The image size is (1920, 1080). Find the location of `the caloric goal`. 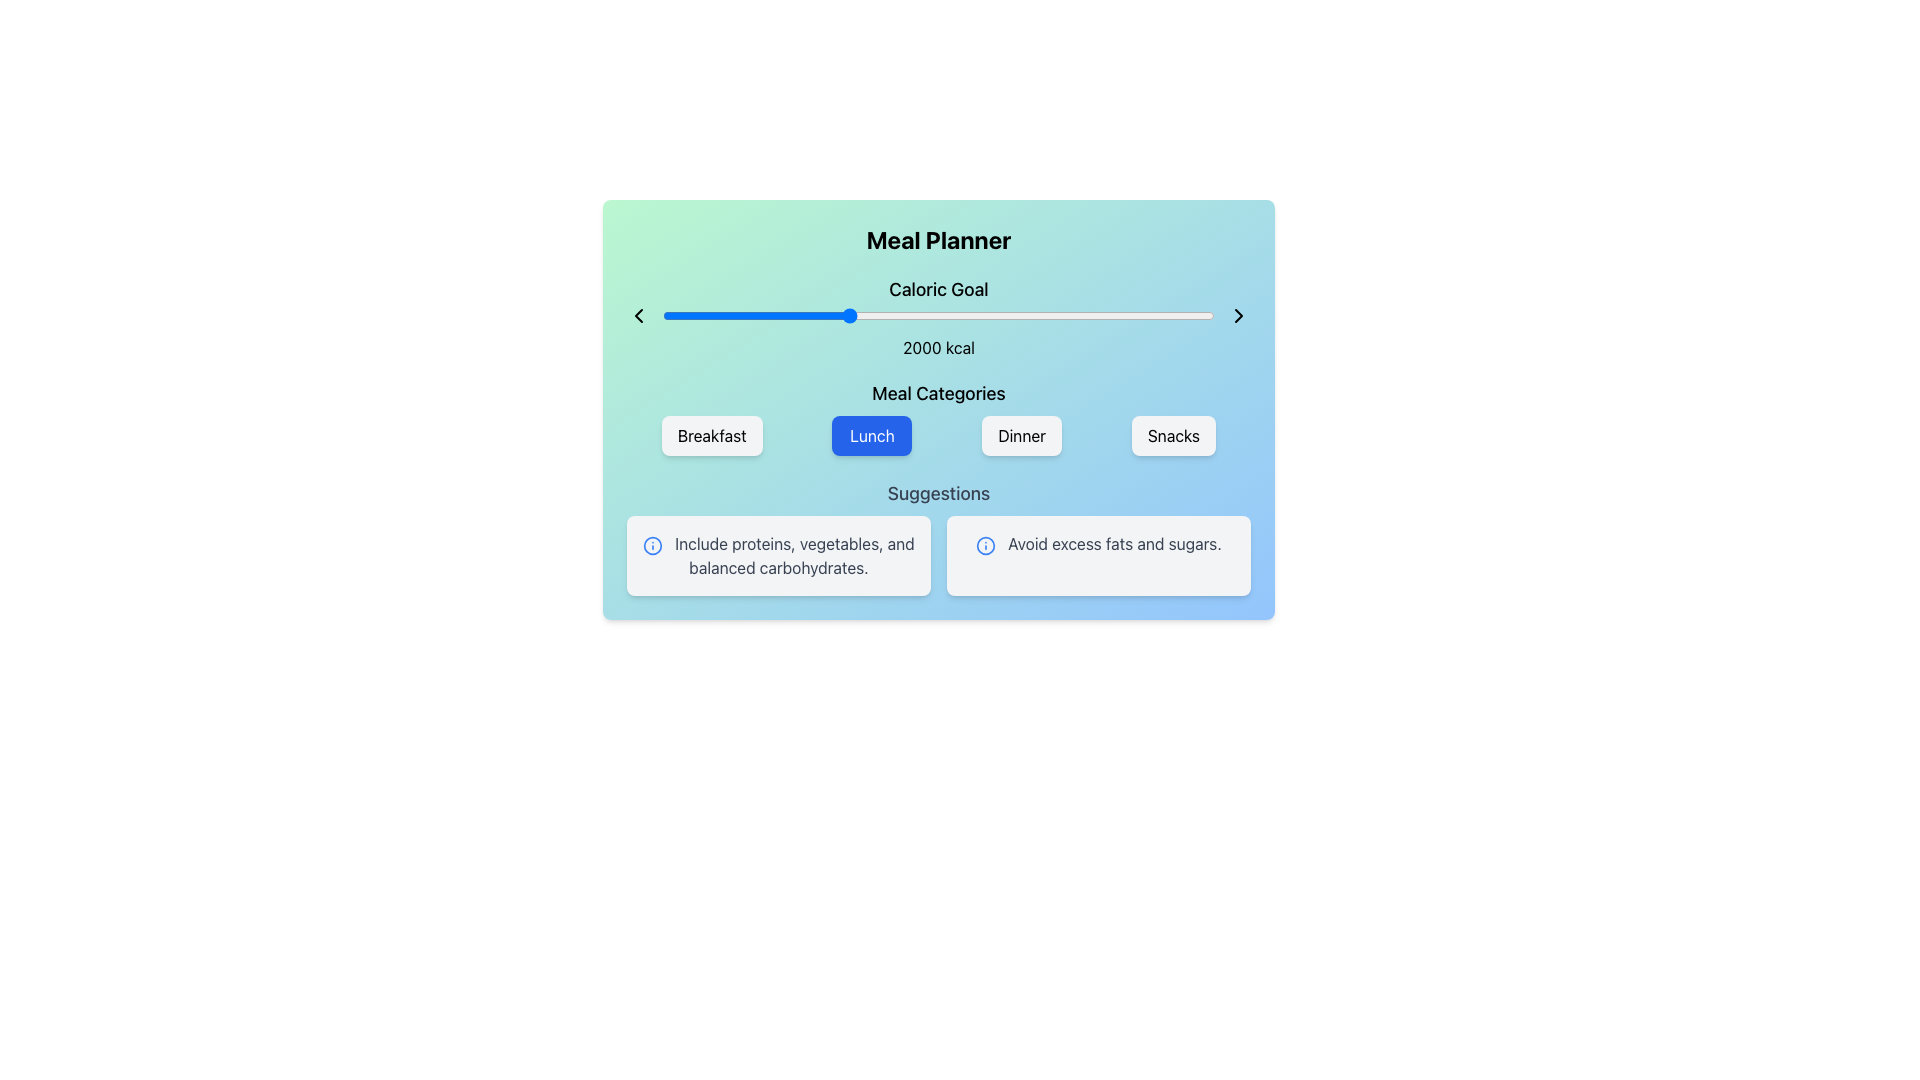

the caloric goal is located at coordinates (1012, 315).